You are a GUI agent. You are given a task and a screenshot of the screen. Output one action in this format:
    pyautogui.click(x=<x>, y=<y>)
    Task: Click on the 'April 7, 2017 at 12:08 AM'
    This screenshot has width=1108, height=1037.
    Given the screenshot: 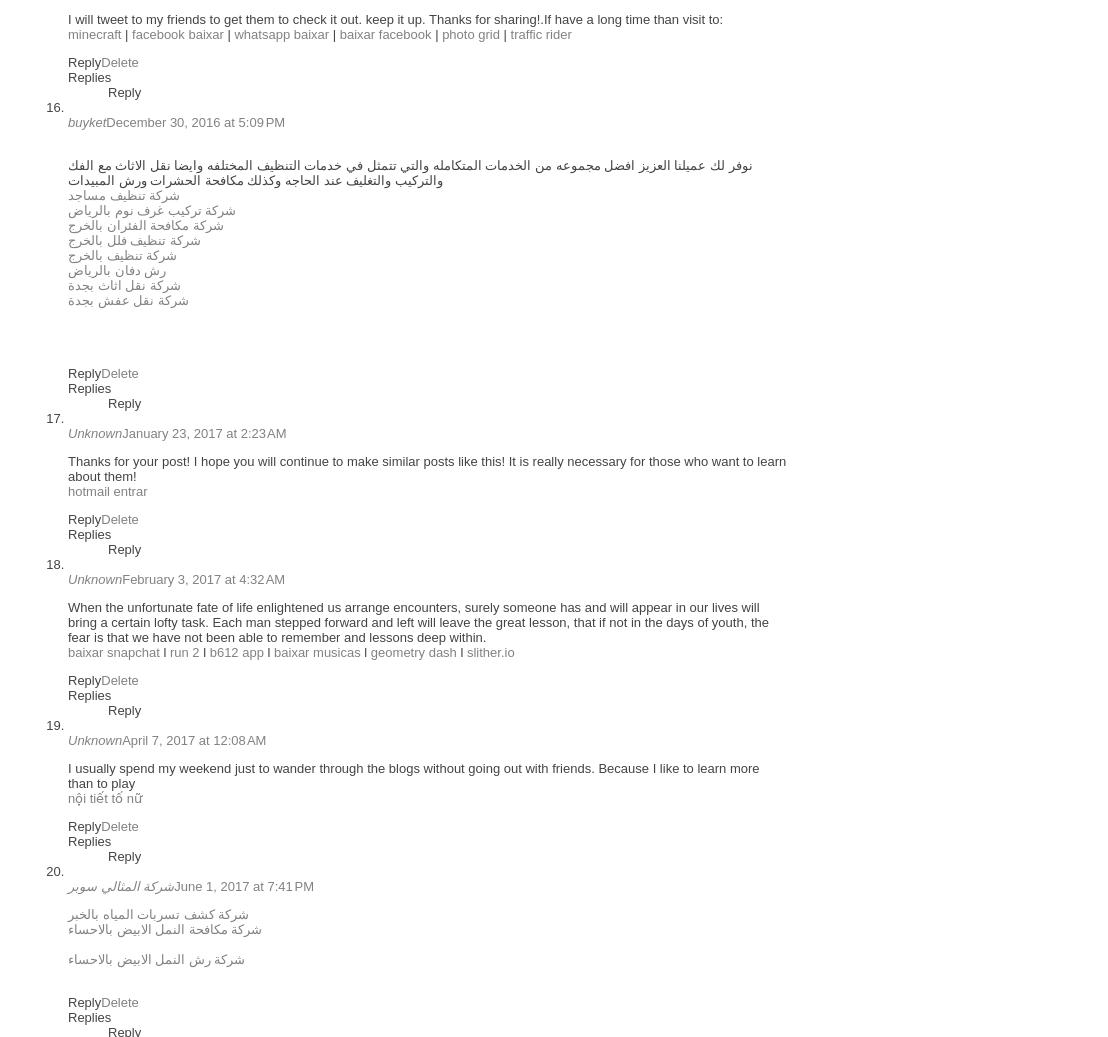 What is the action you would take?
    pyautogui.click(x=121, y=740)
    